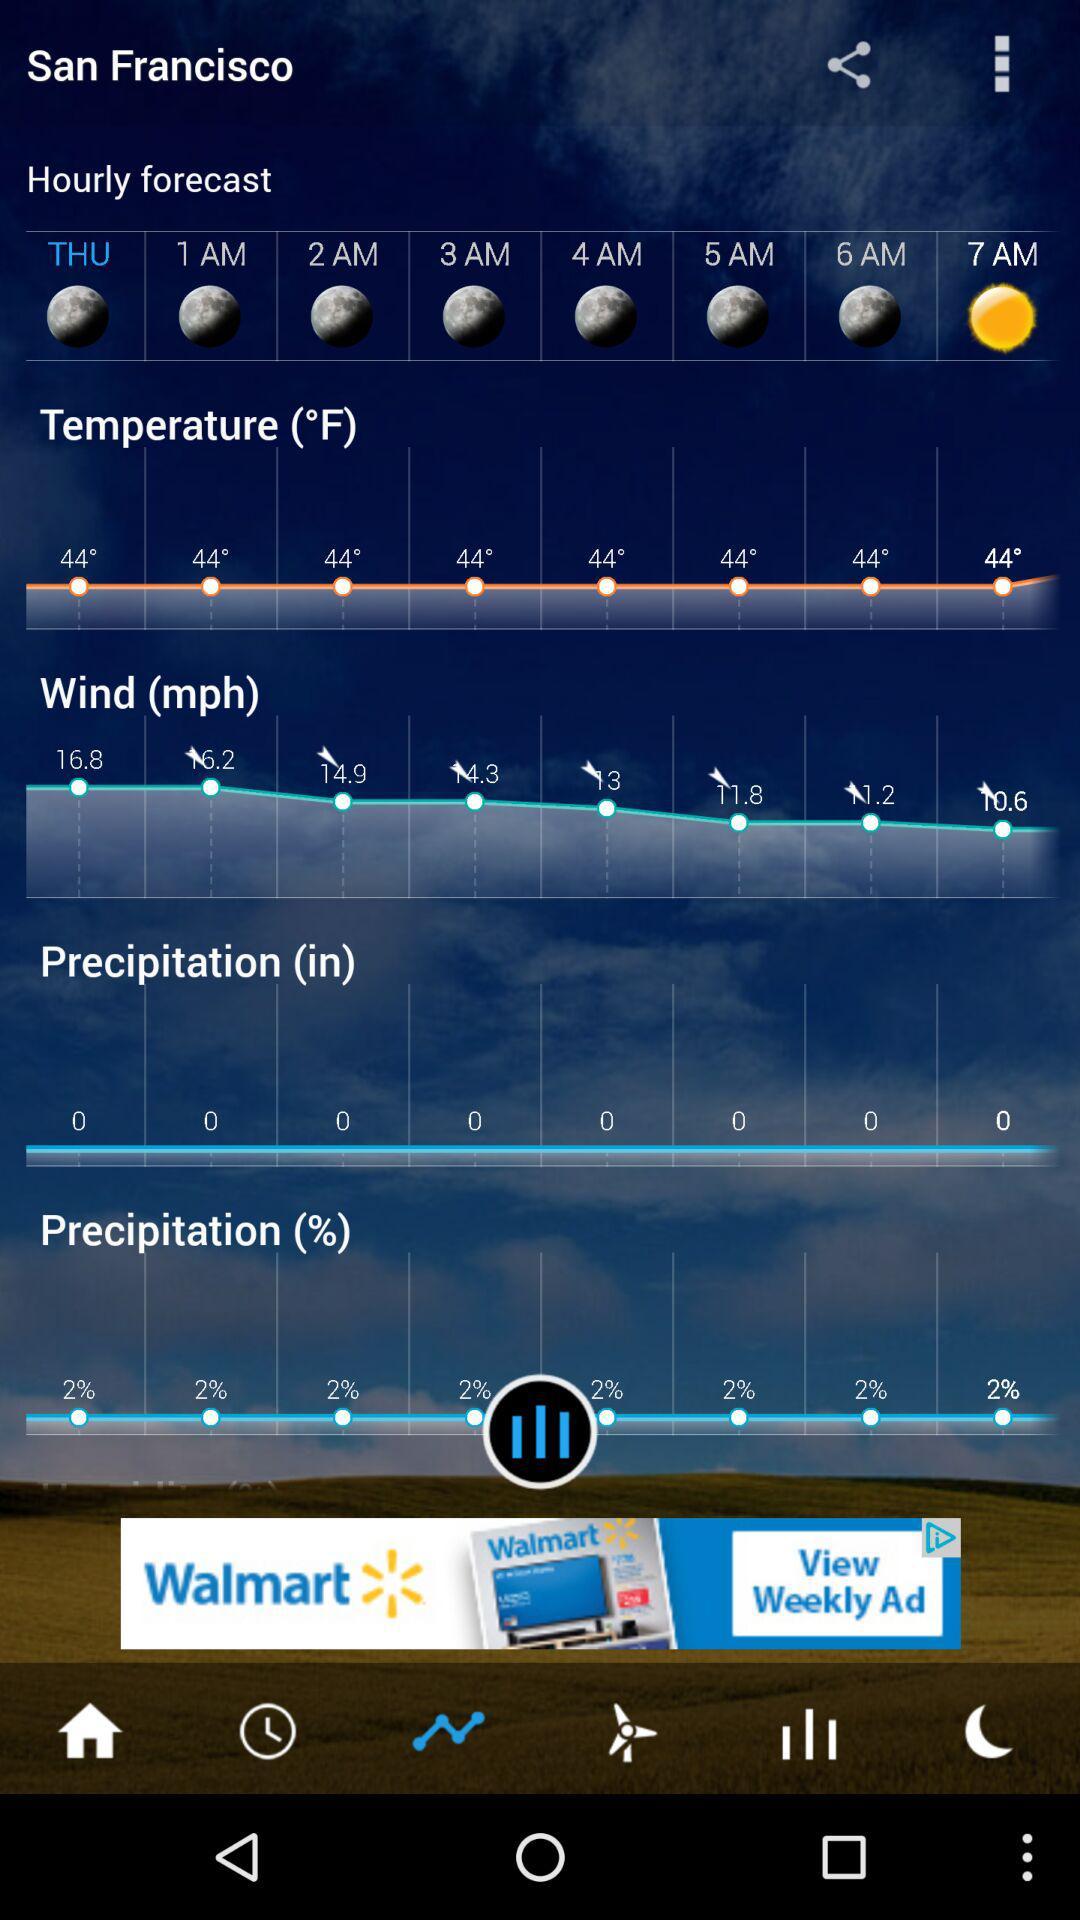  Describe the element at coordinates (628, 1849) in the screenshot. I see `the weather icon` at that location.